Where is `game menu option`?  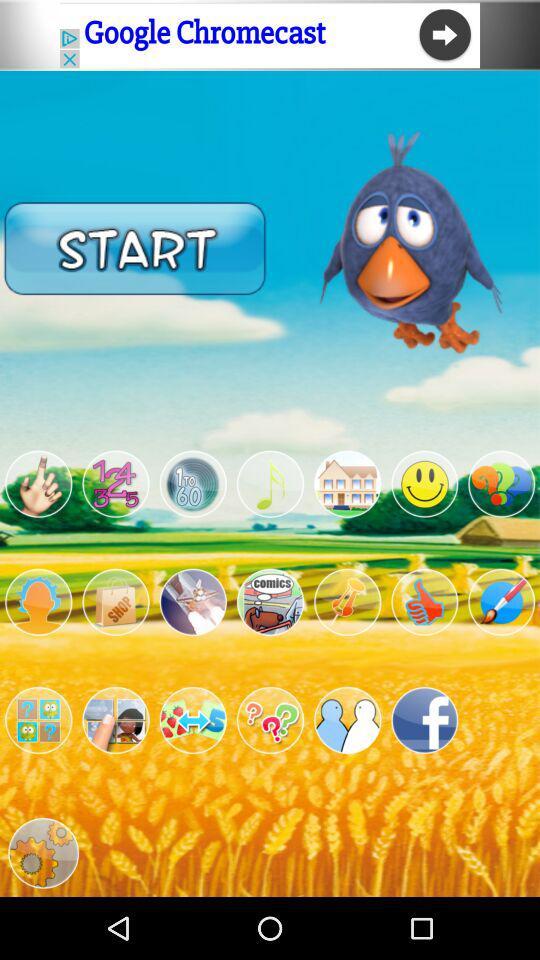 game menu option is located at coordinates (423, 483).